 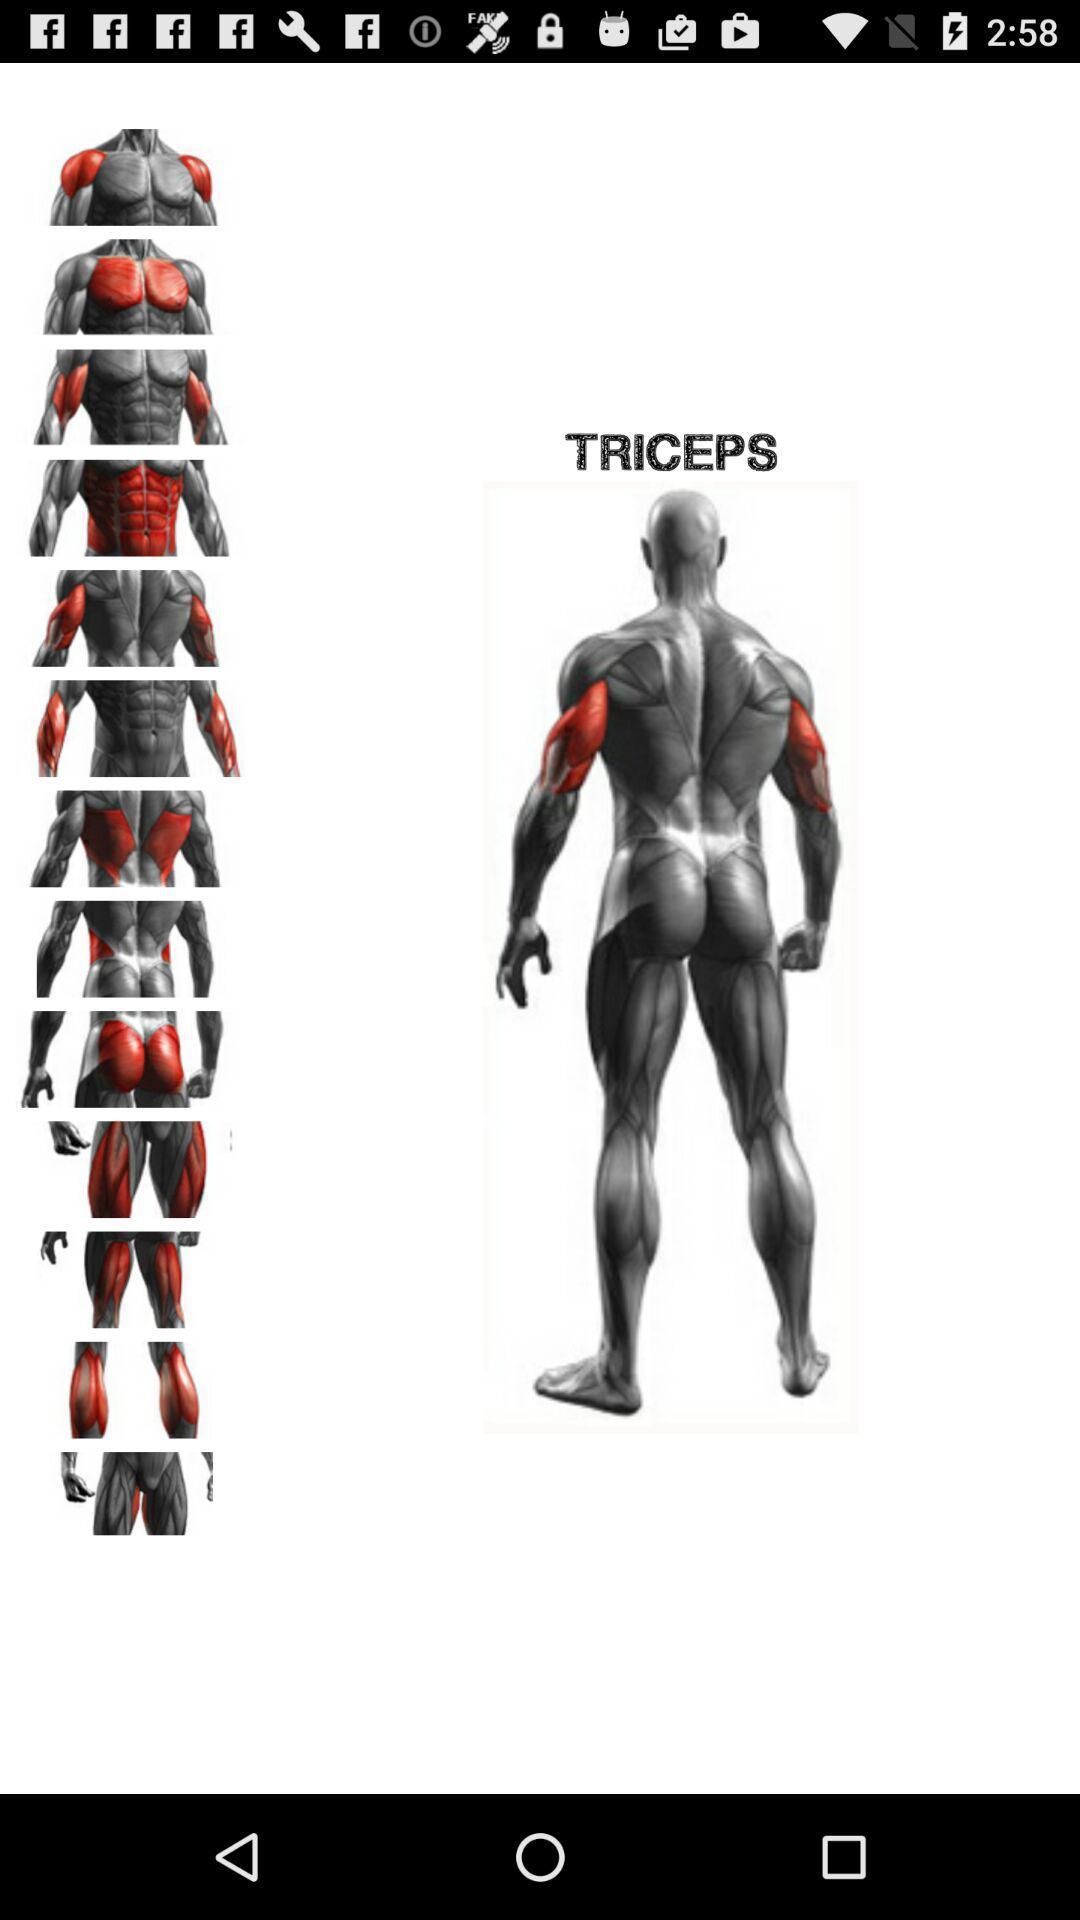 What do you see at coordinates (131, 720) in the screenshot?
I see `to know more` at bounding box center [131, 720].